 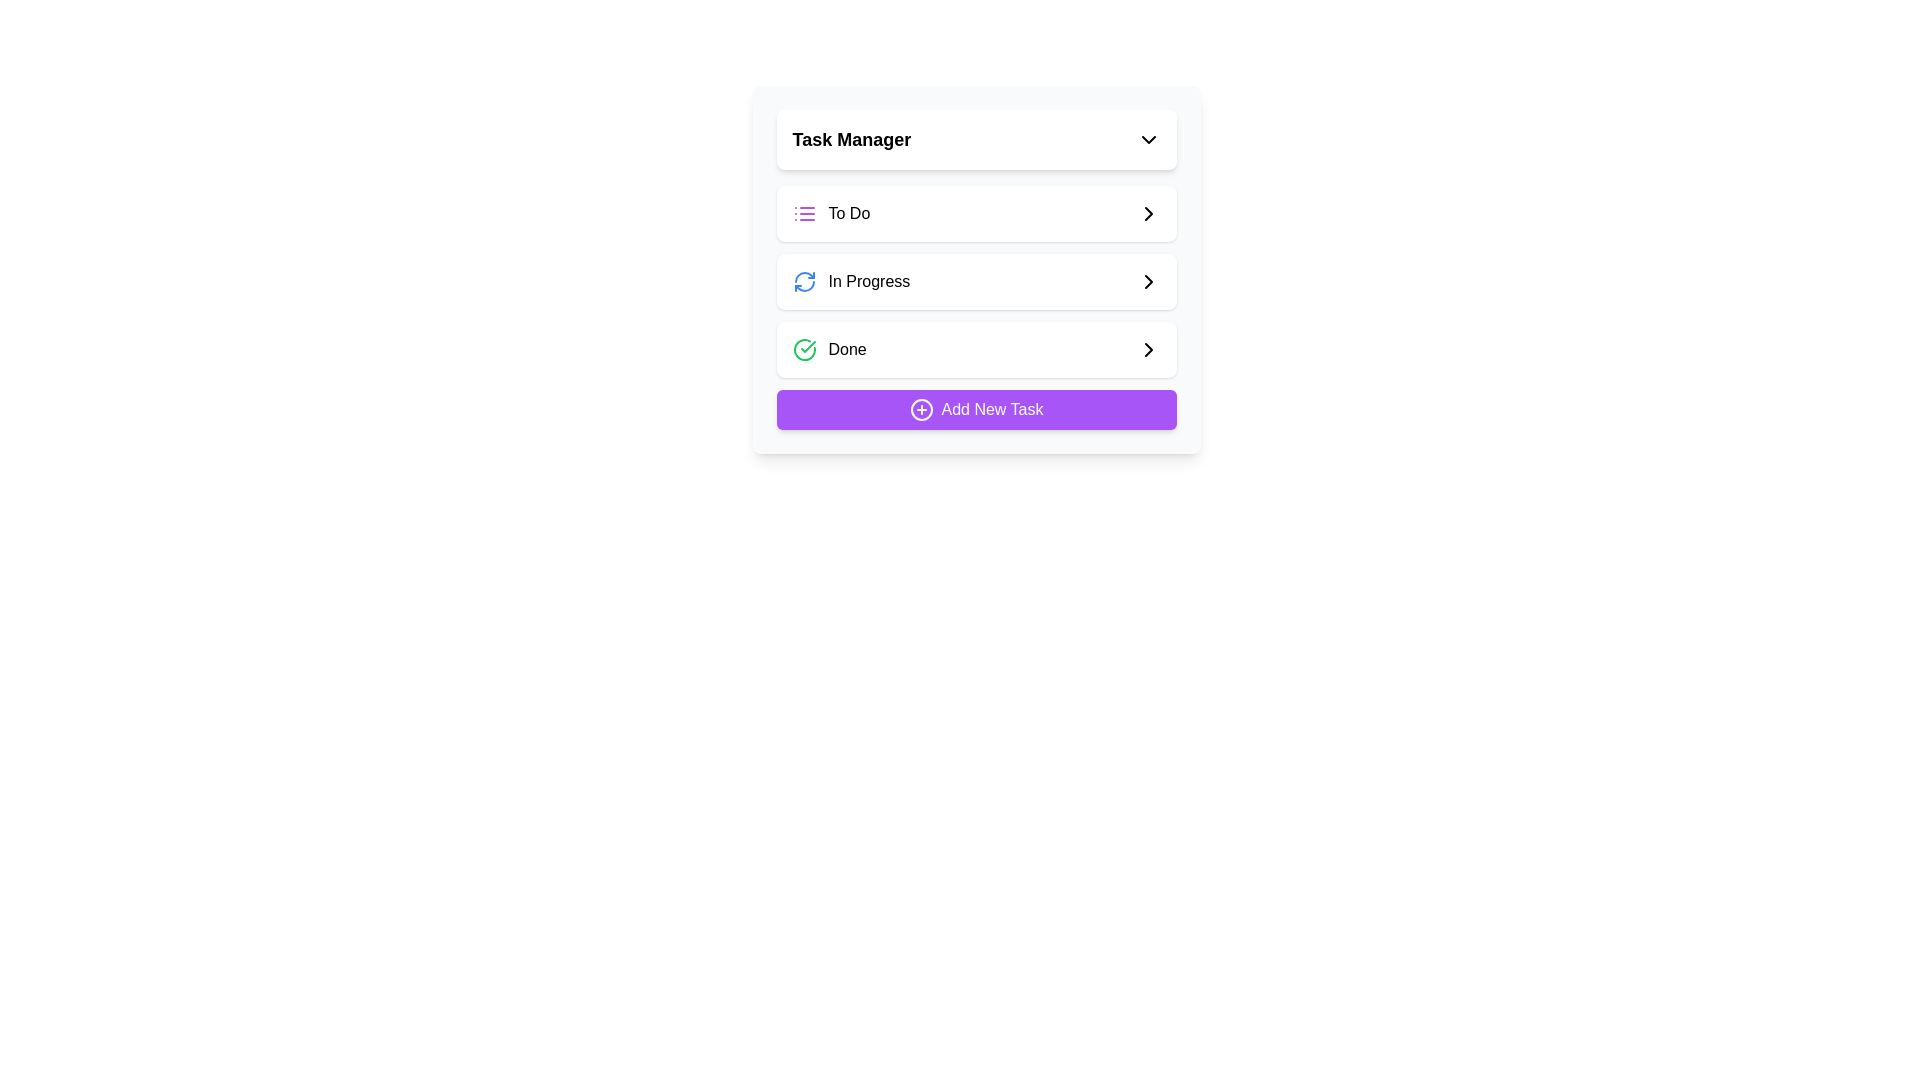 I want to click on the circular icon within the 'Add New Task' button located at the bottom center of the task management panel, so click(x=920, y=408).